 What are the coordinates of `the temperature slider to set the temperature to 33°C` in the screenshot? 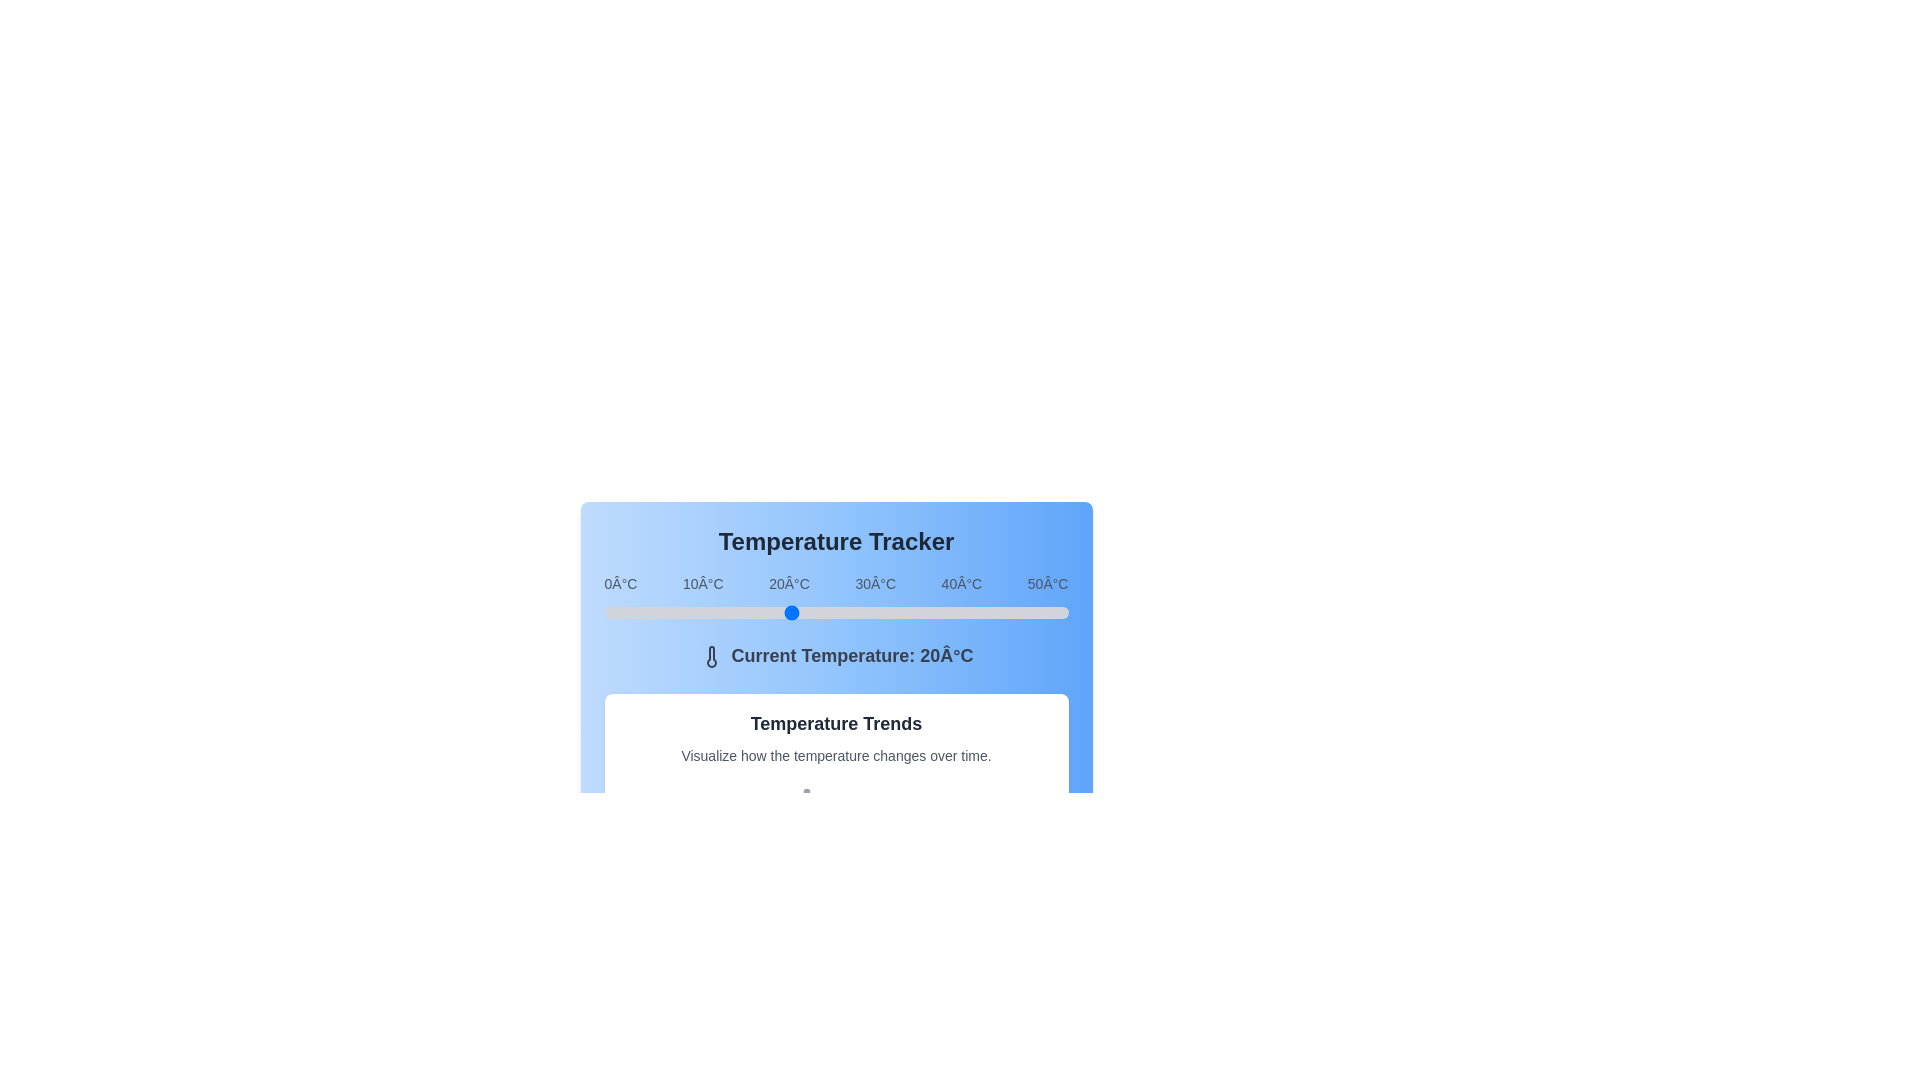 It's located at (909, 612).